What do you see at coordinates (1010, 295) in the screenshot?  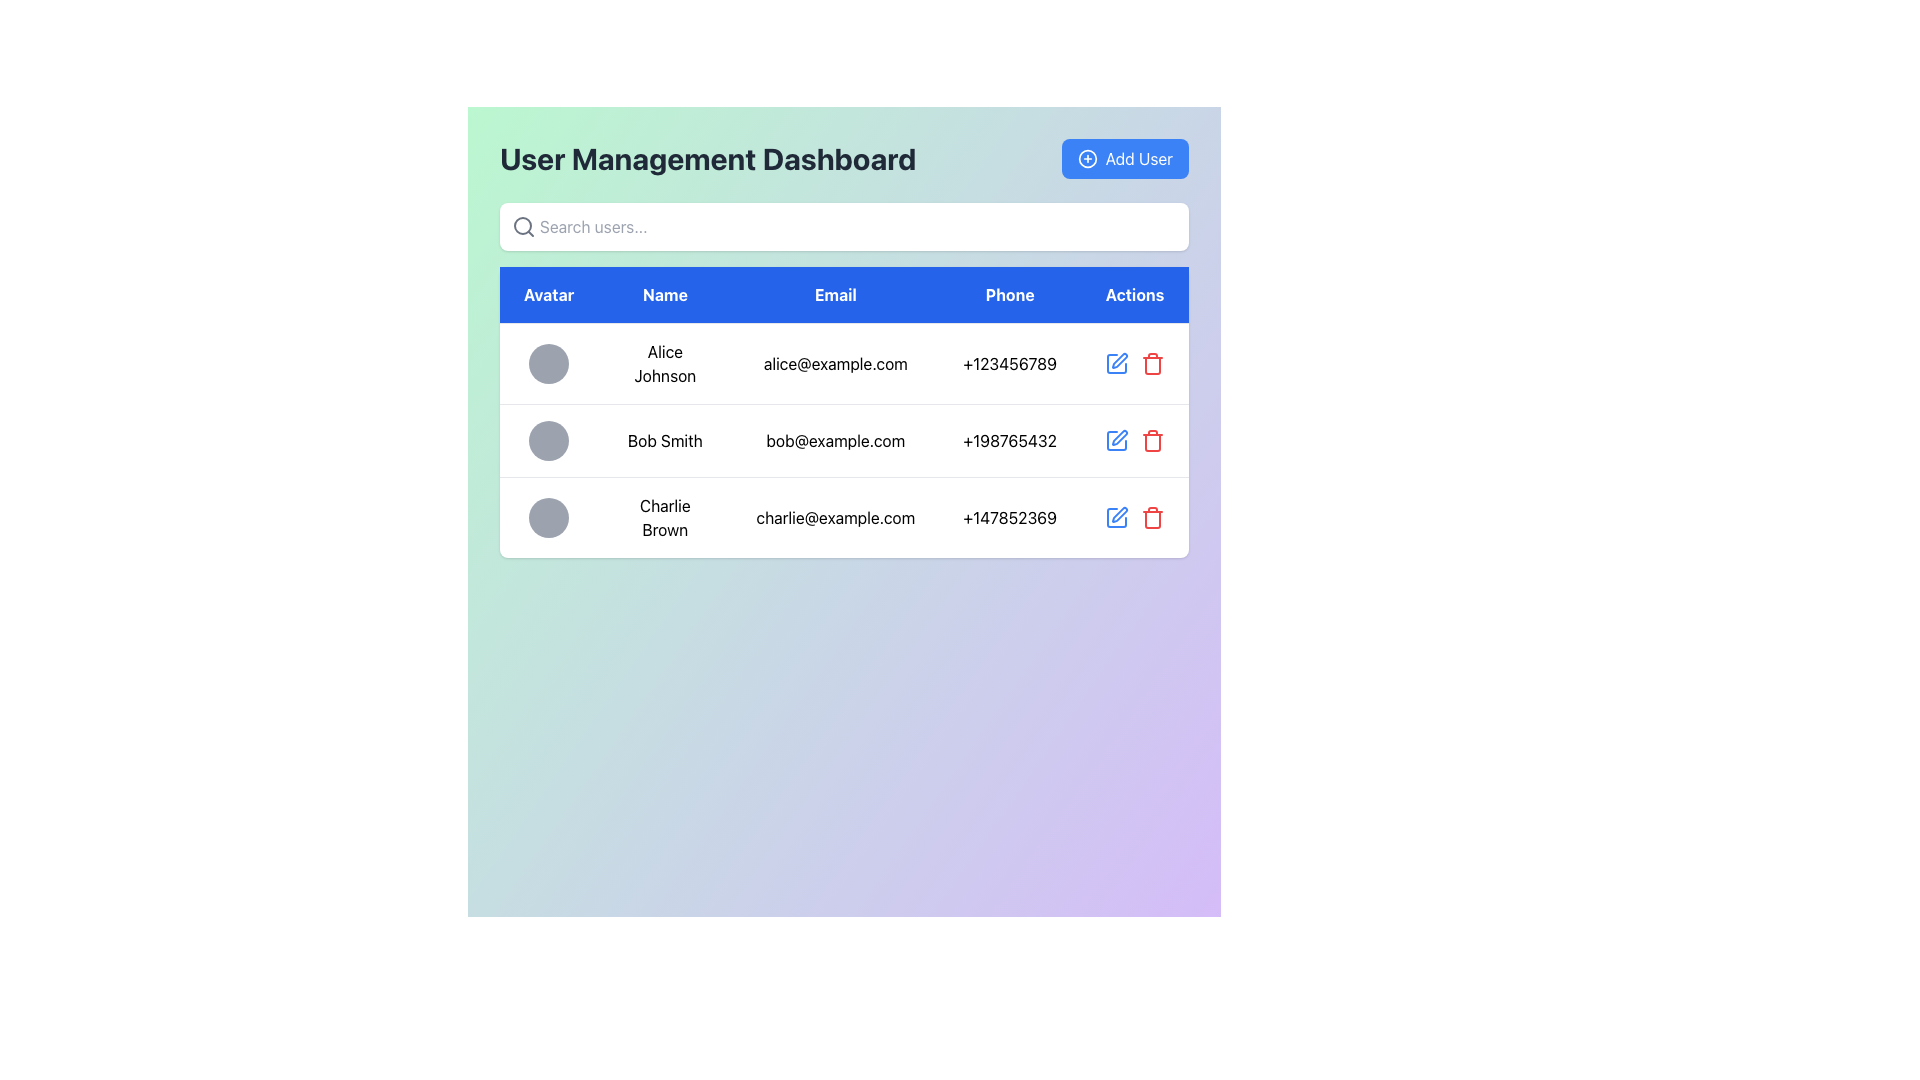 I see `the header labeled 'Phone', which is a rectangular button-like component with bold white text on a vibrant blue background, positioned between the 'Email' and 'Actions' headers` at bounding box center [1010, 295].